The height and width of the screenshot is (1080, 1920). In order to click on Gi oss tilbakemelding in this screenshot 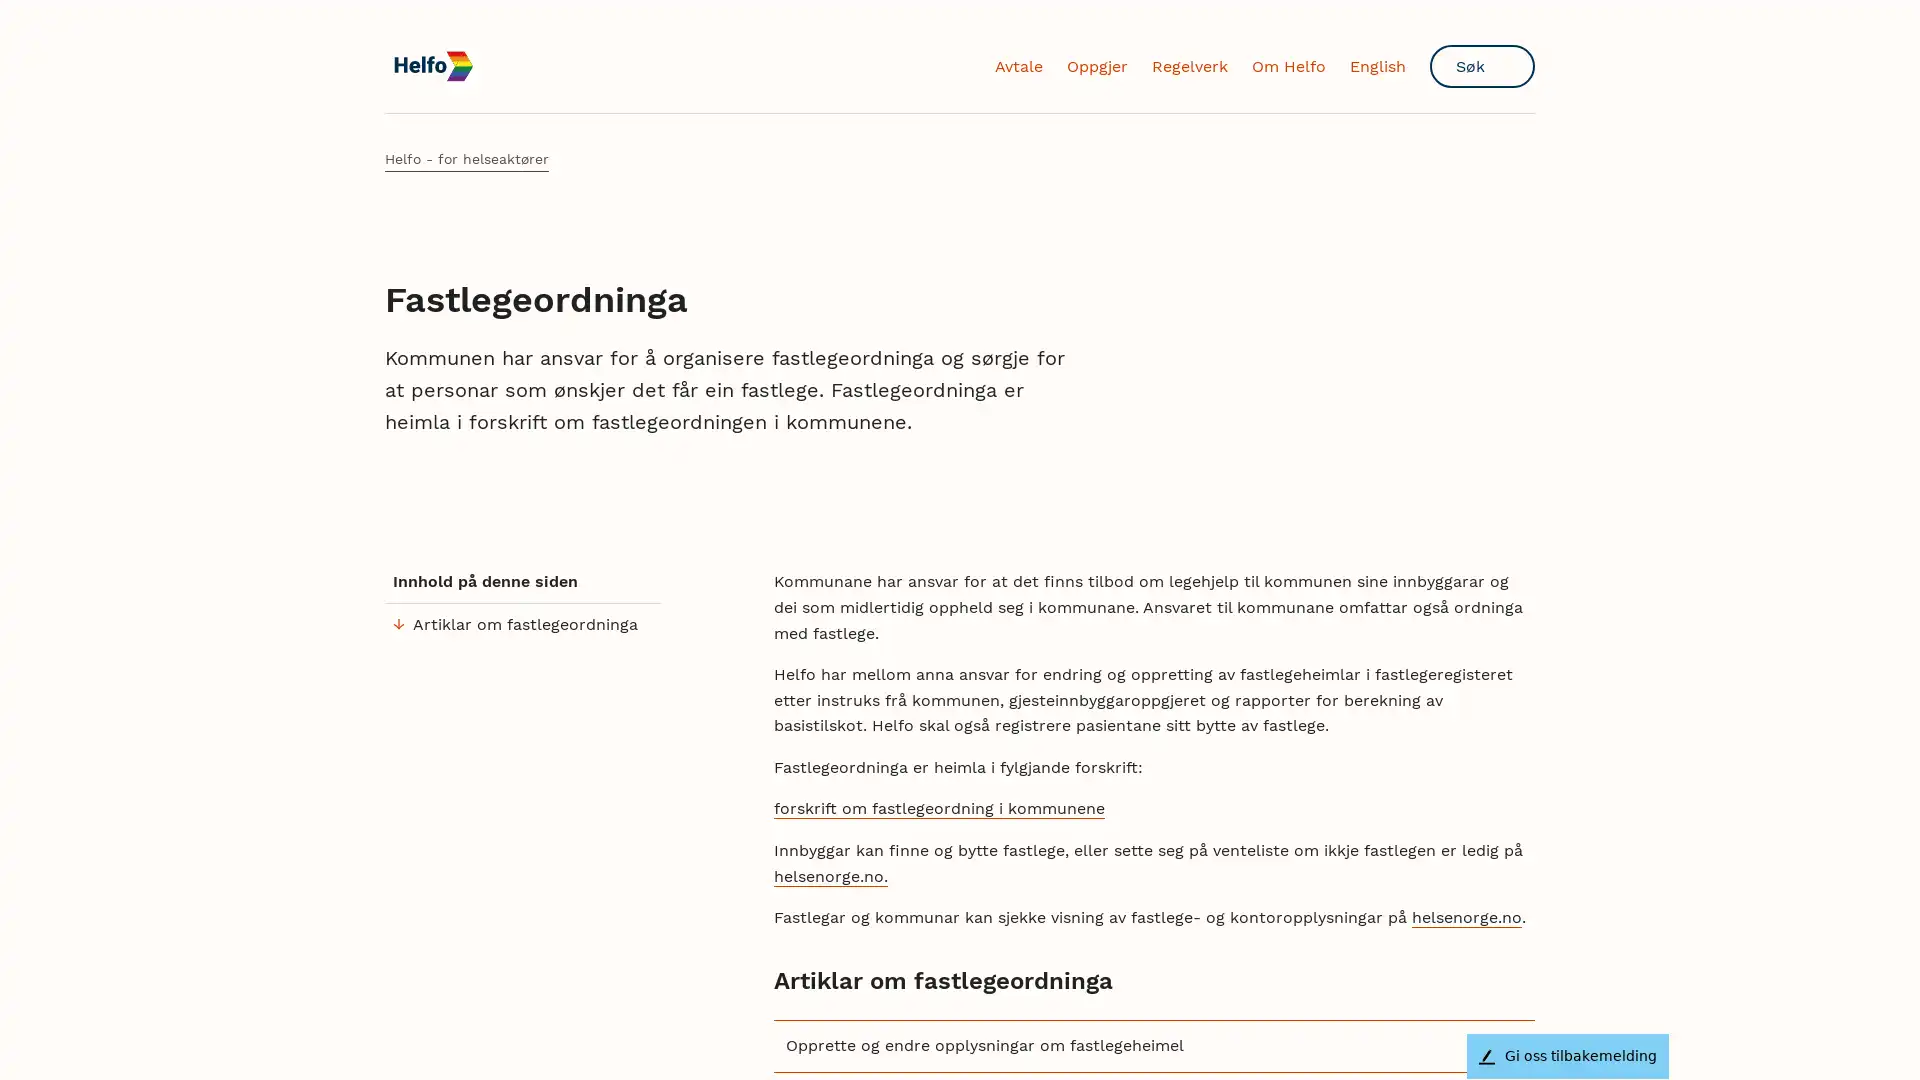, I will do `click(1567, 1055)`.